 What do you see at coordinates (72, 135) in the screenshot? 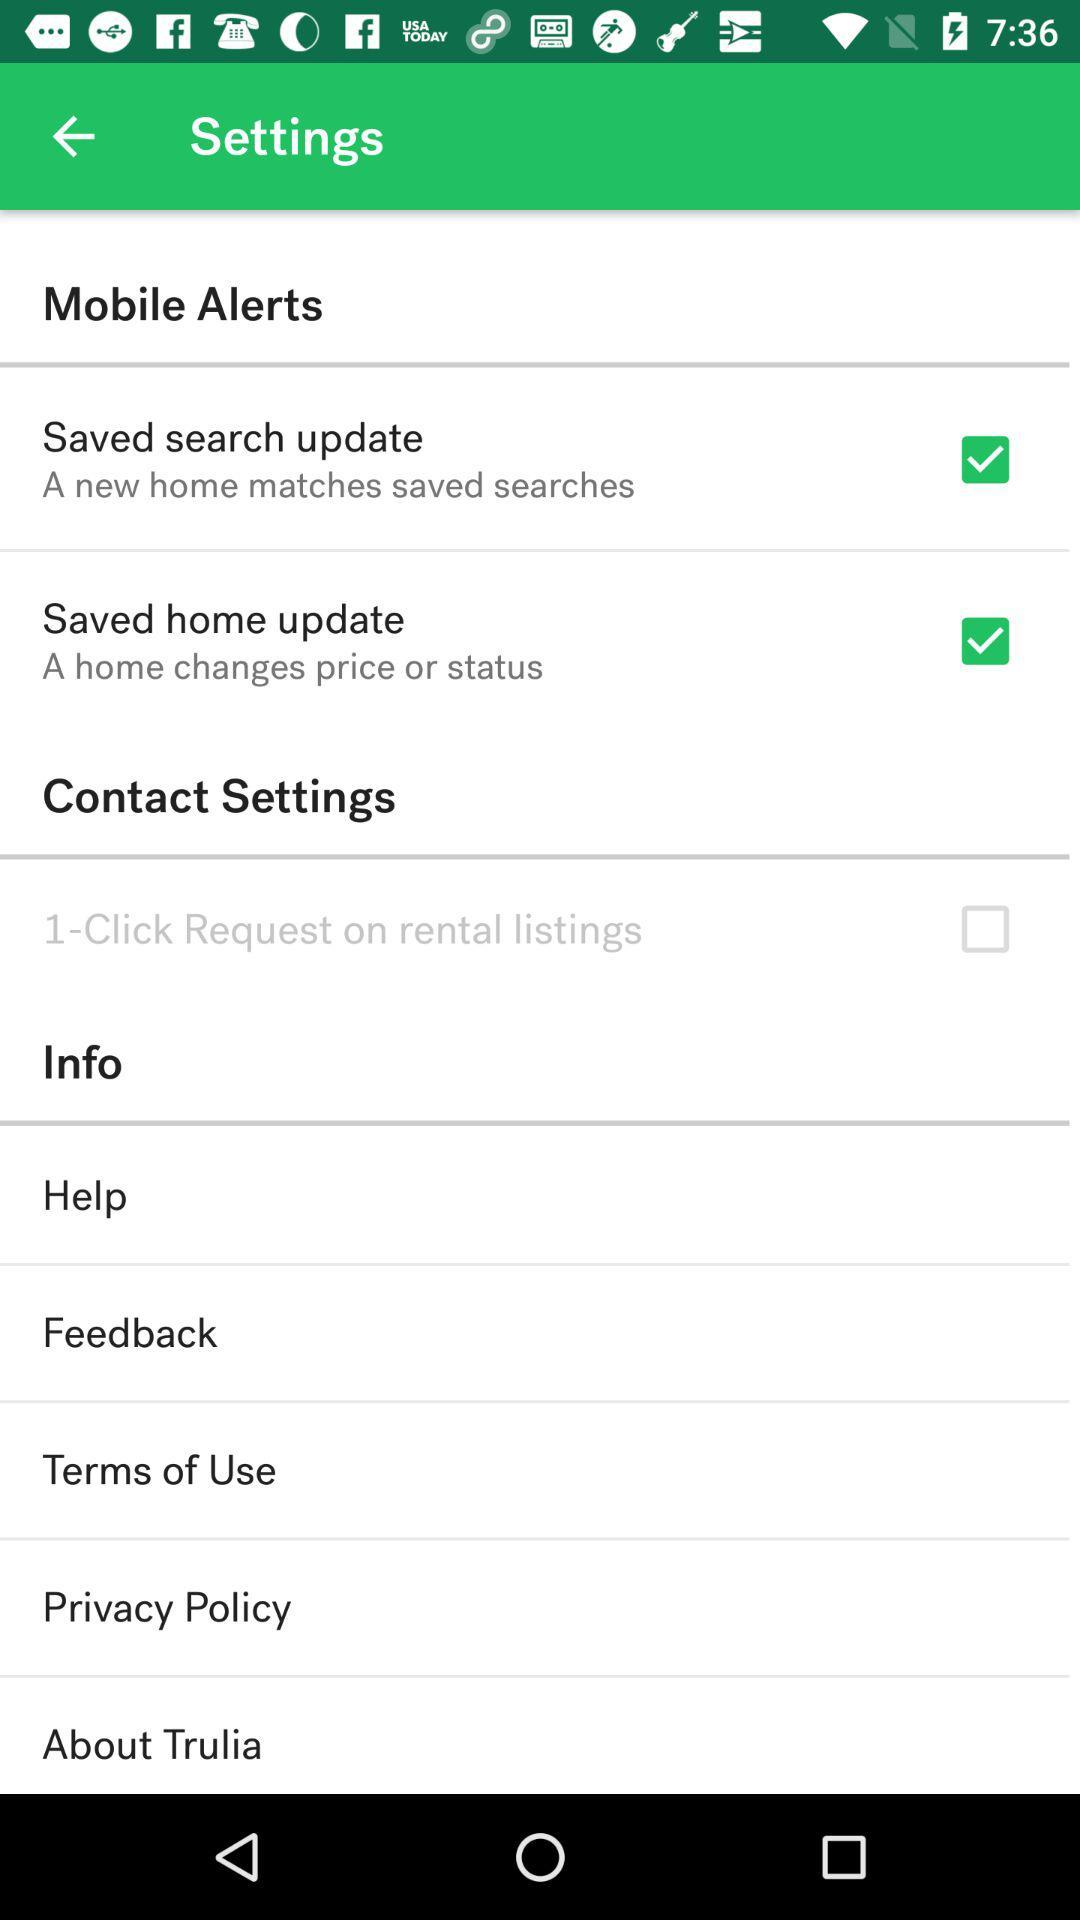
I see `the item above the mobile alerts icon` at bounding box center [72, 135].